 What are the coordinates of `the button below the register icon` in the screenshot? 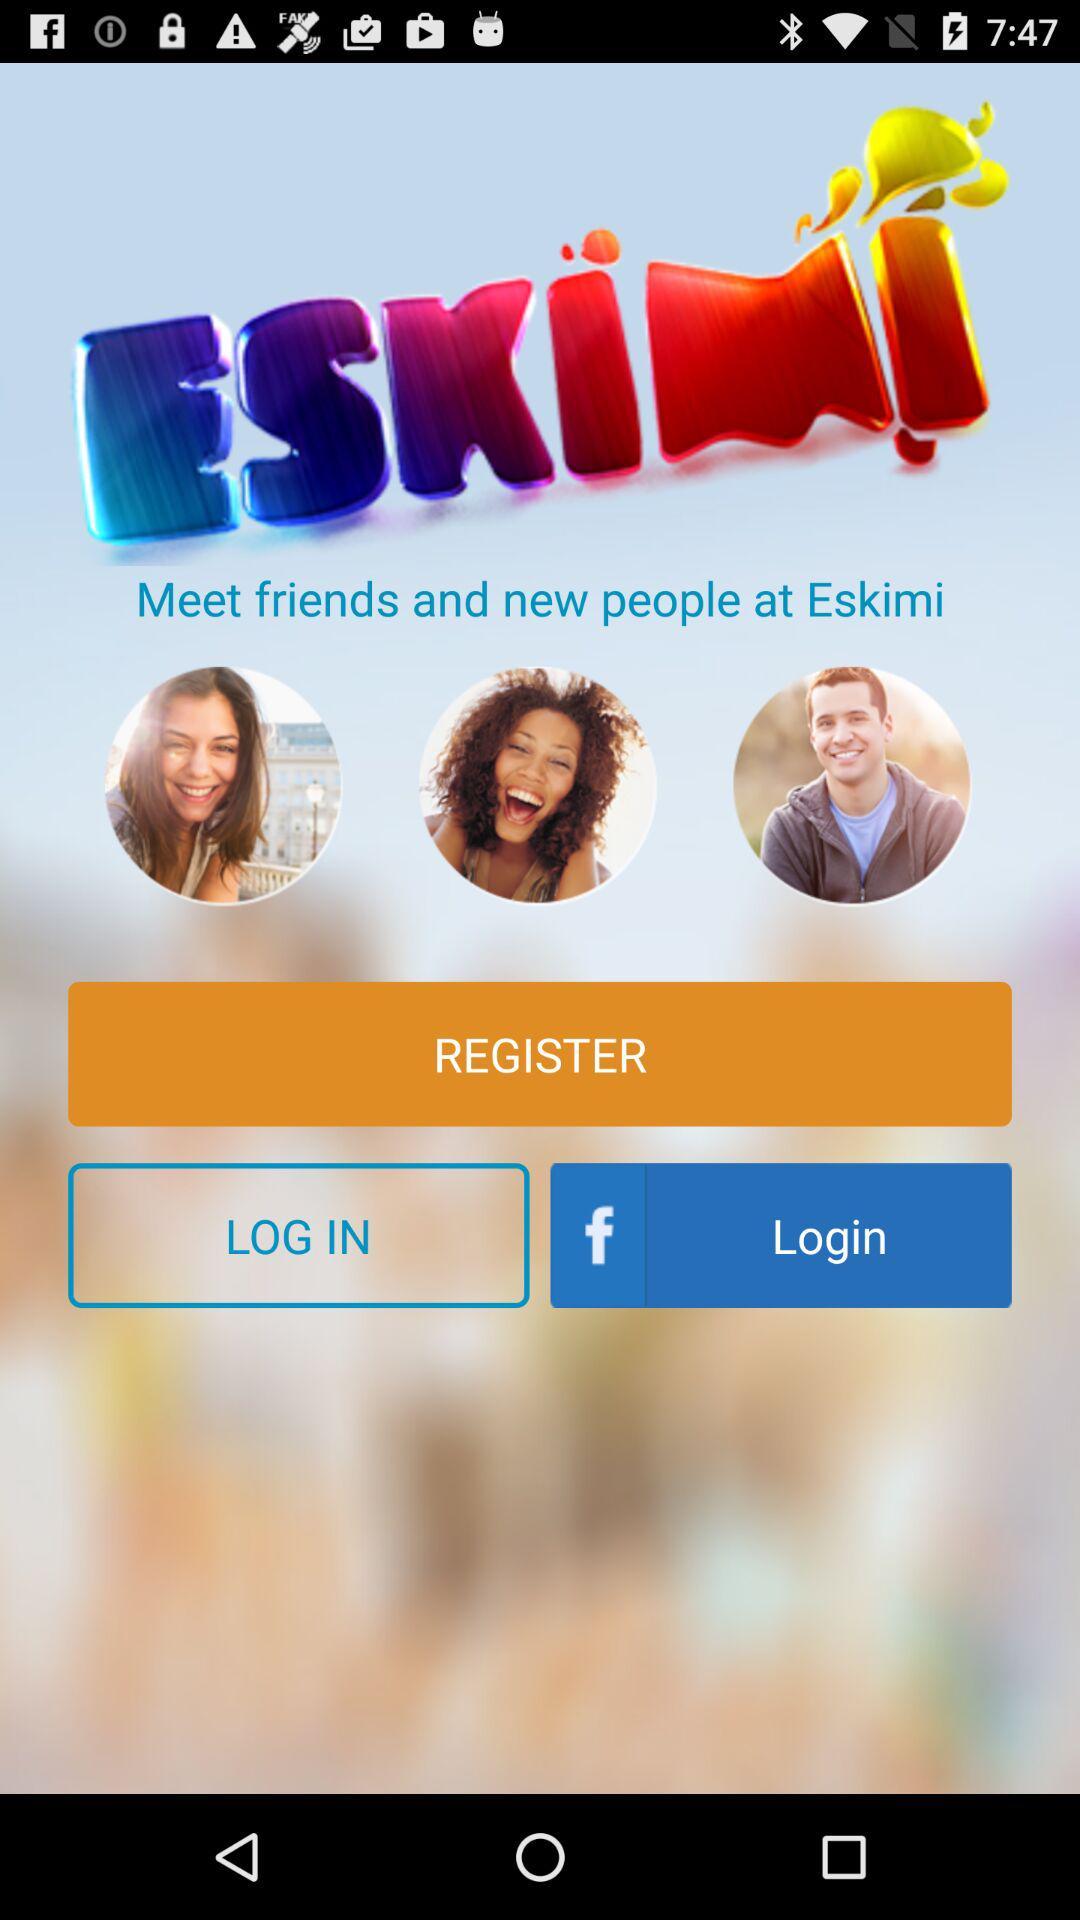 It's located at (298, 1234).